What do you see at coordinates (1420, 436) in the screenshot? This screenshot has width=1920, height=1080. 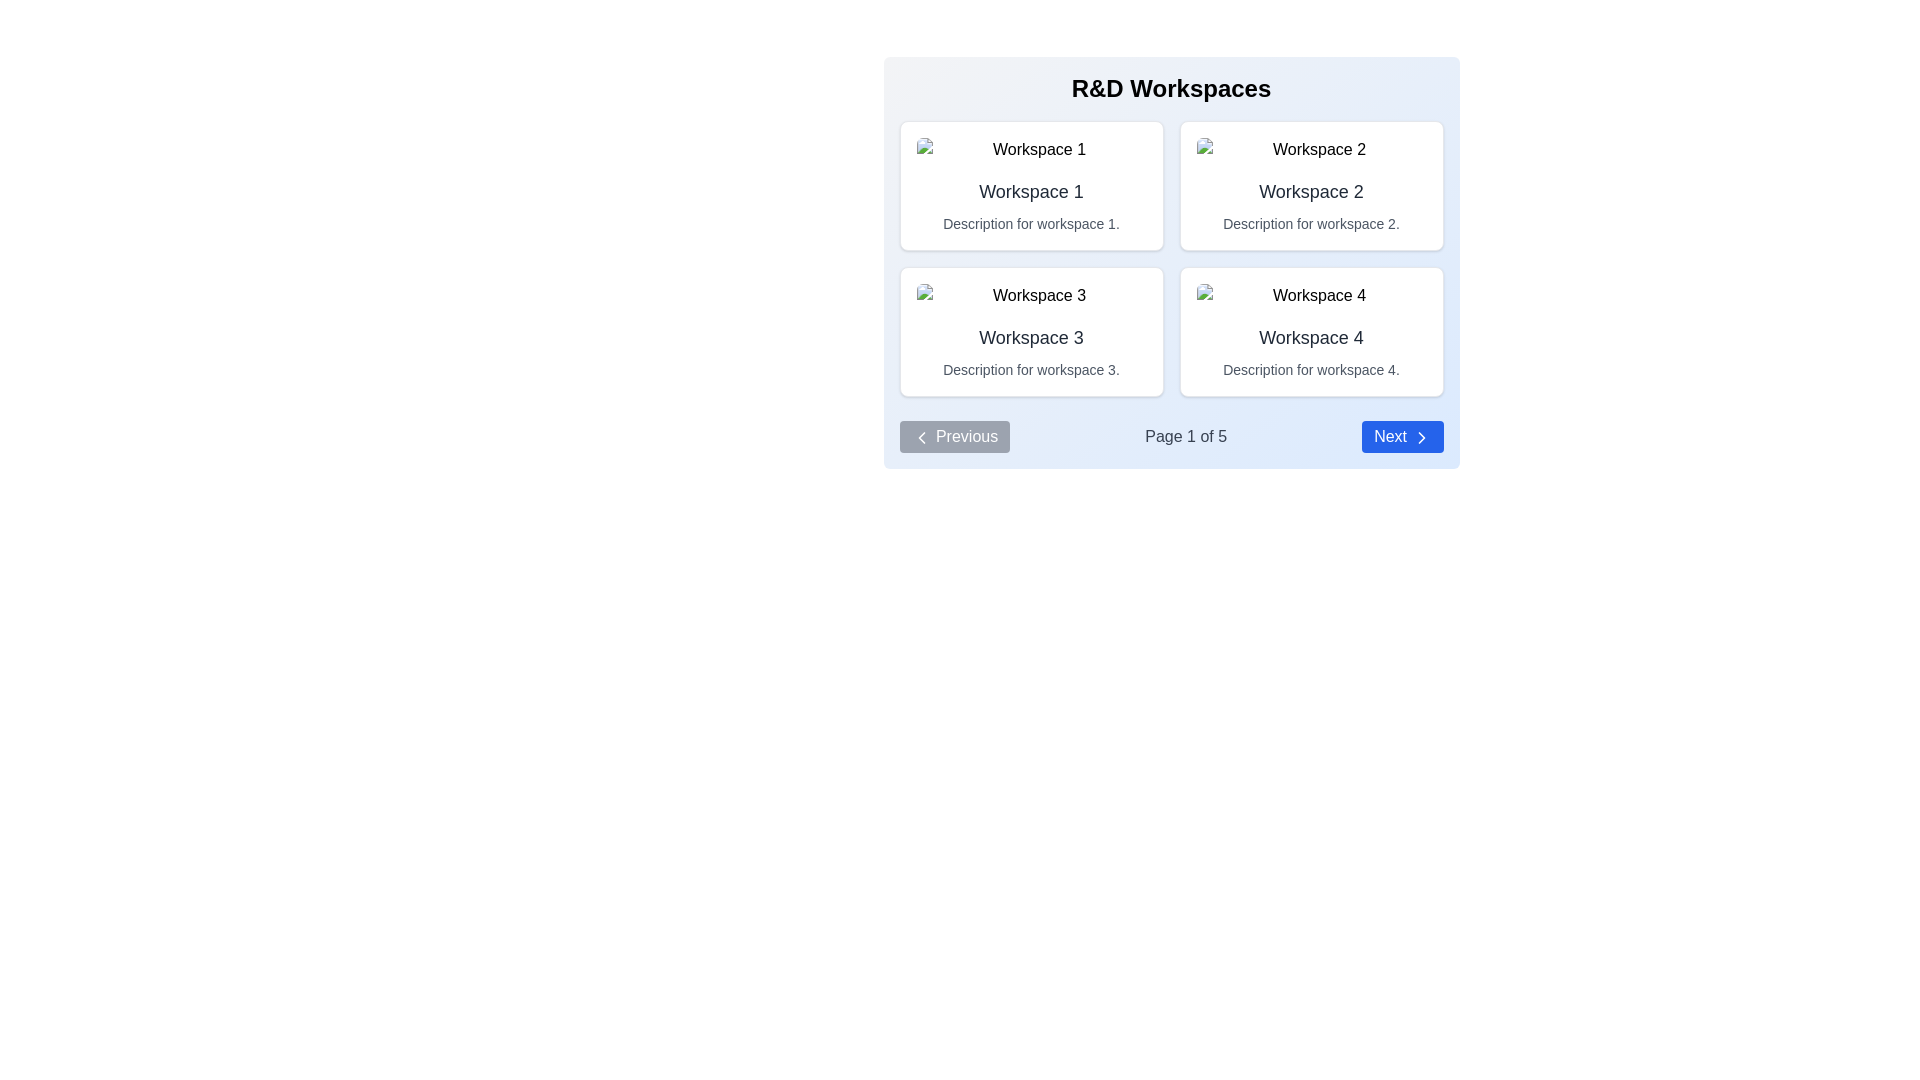 I see `the small right-pointing chevron icon displayed in white on a blue background, located inside the blue 'Next' button at the bottom-right corner of the page` at bounding box center [1420, 436].